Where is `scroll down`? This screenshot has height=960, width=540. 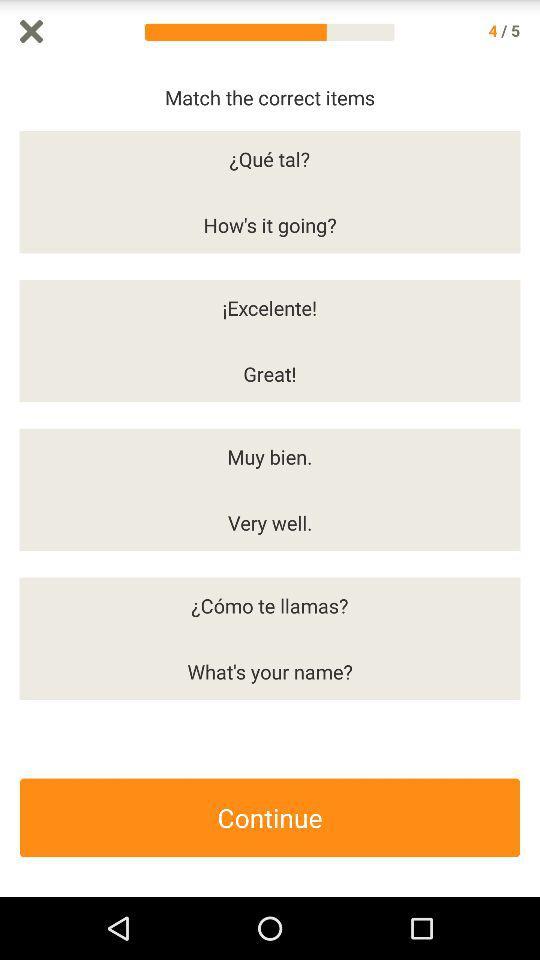 scroll down is located at coordinates (530, 480).